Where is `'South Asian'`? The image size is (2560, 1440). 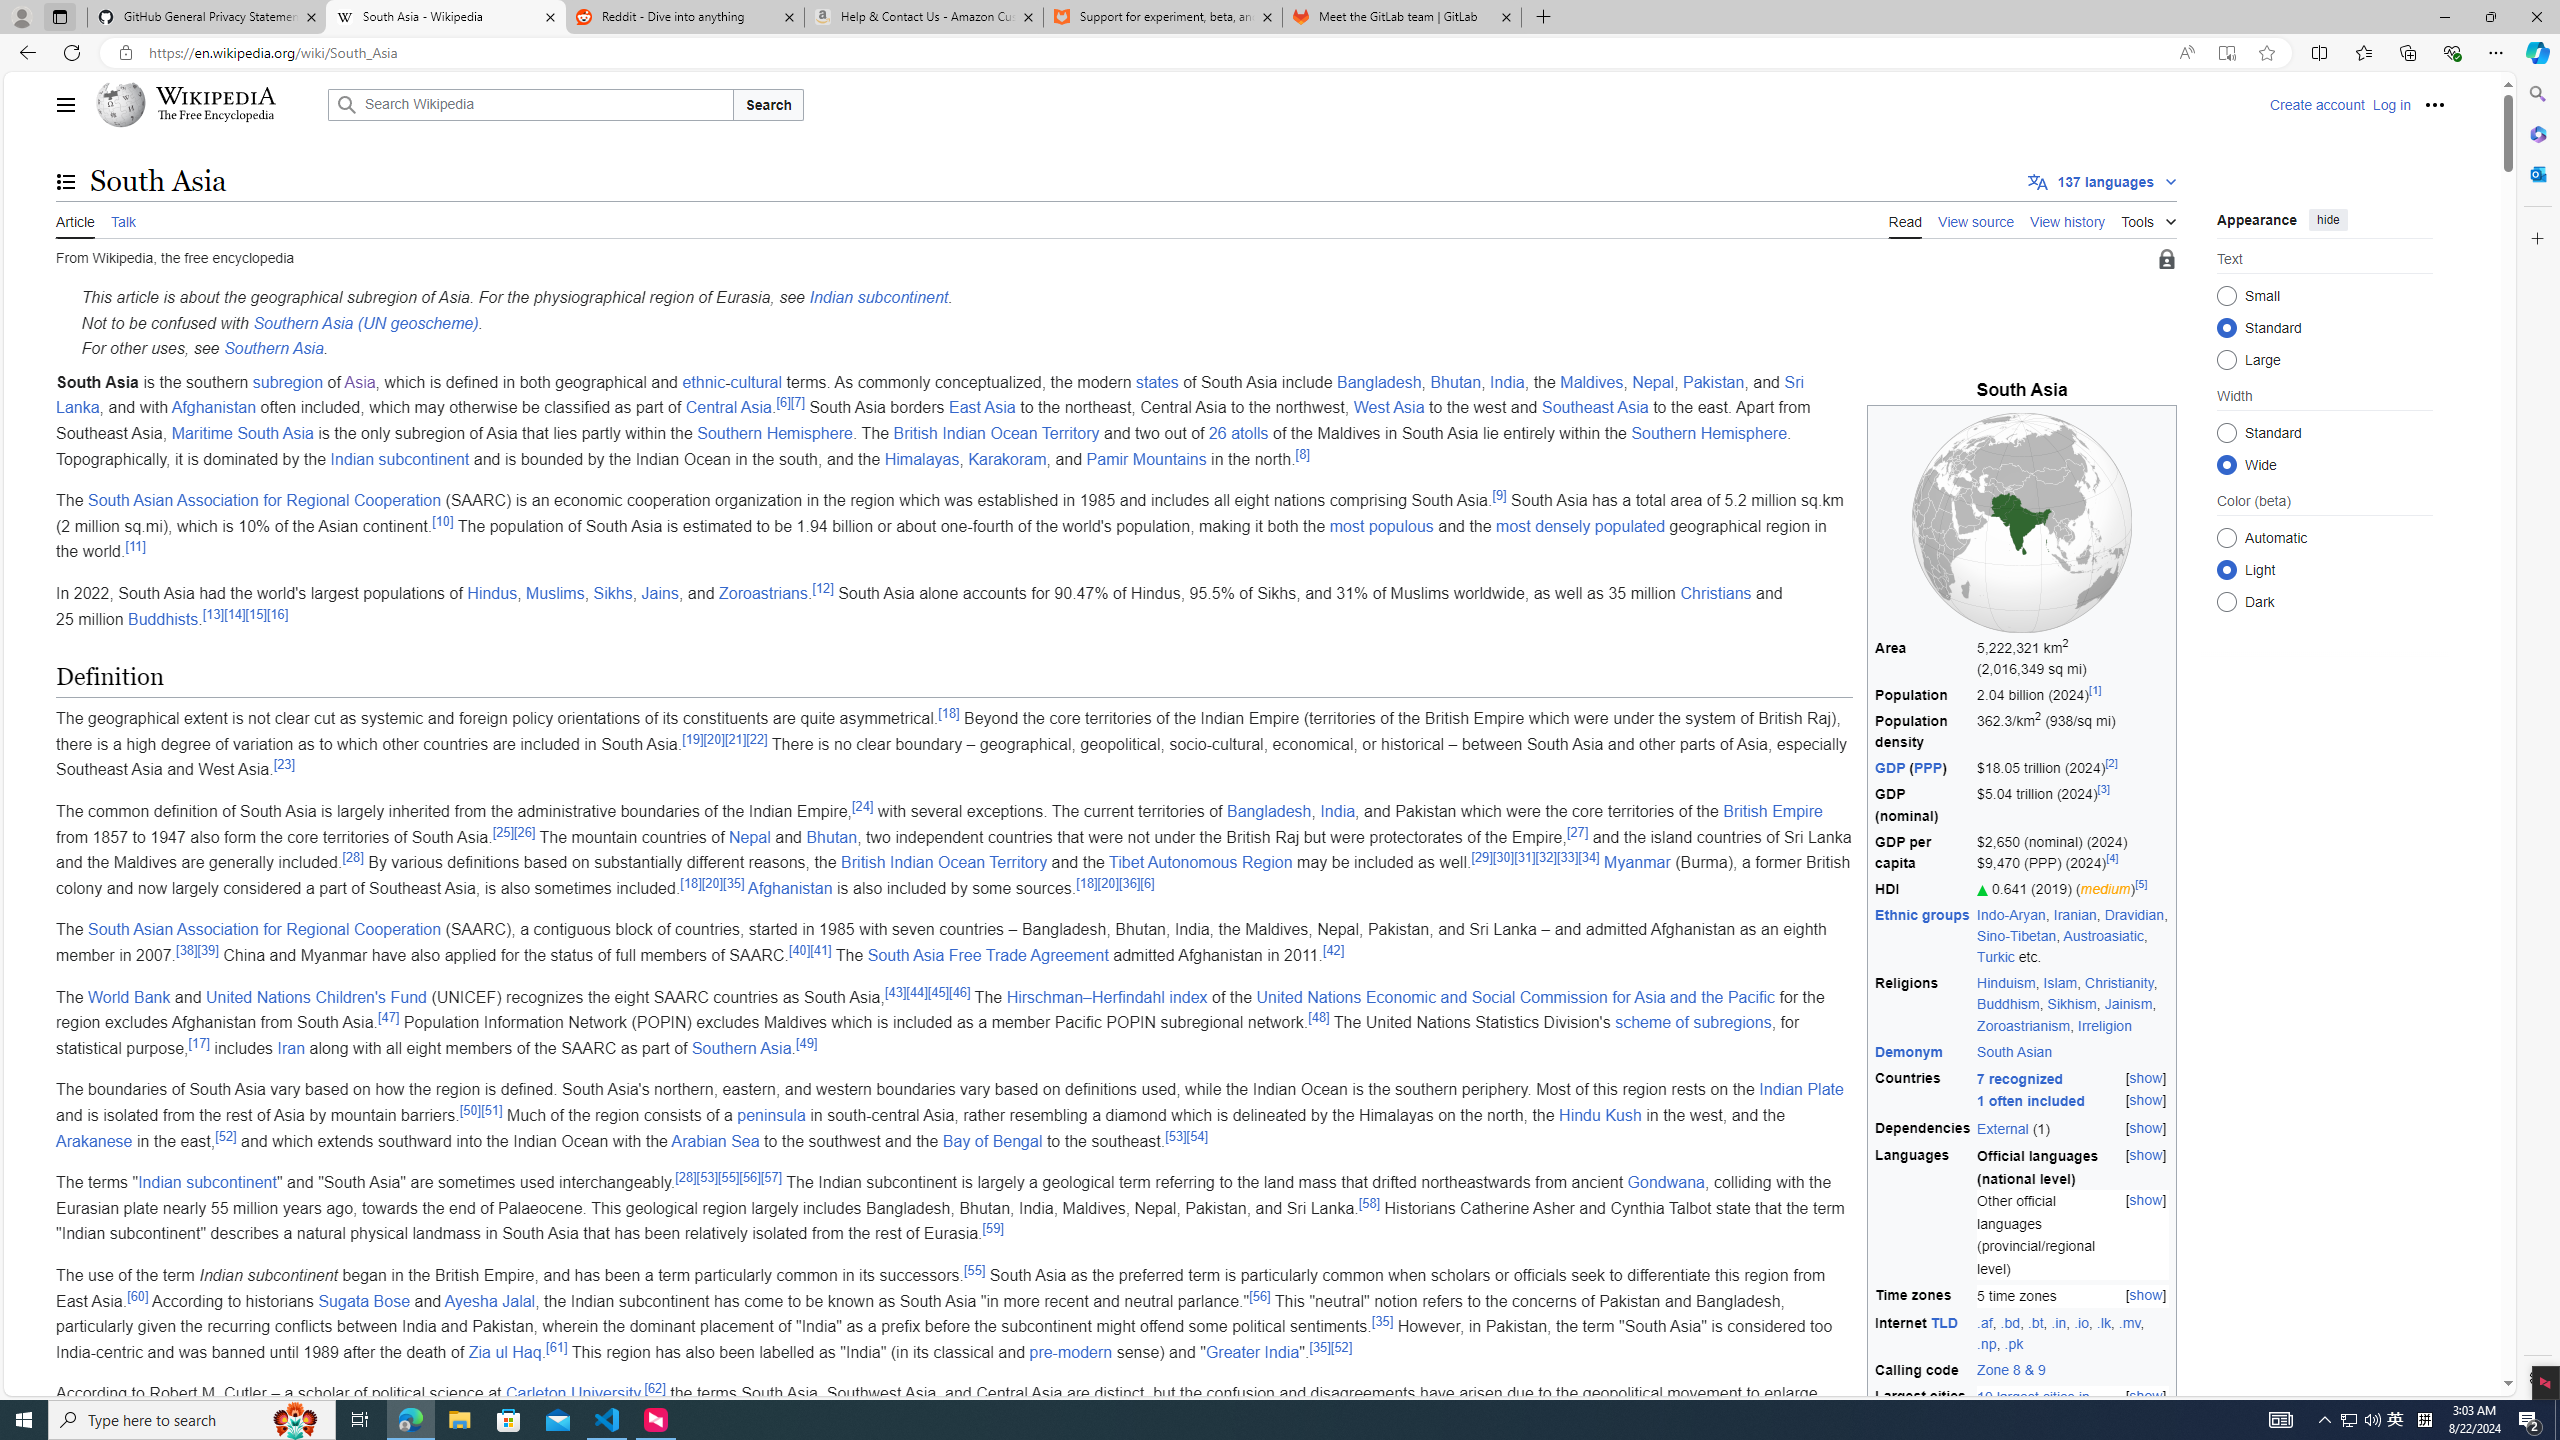
'South Asian' is located at coordinates (2013, 1050).